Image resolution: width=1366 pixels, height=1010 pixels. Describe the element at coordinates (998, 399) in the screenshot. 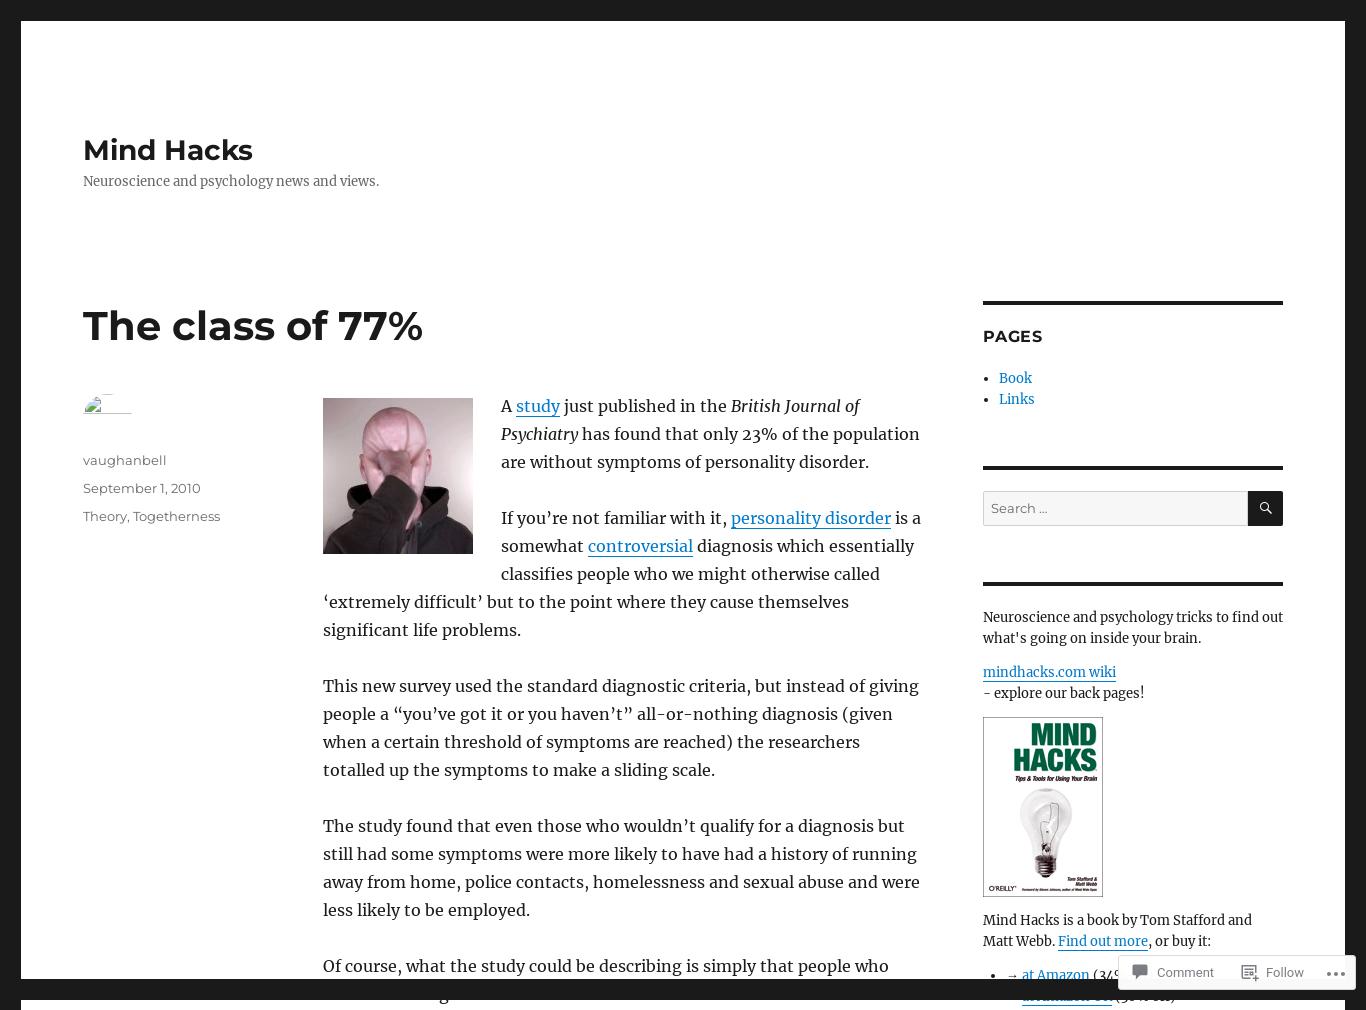

I see `'Links'` at that location.